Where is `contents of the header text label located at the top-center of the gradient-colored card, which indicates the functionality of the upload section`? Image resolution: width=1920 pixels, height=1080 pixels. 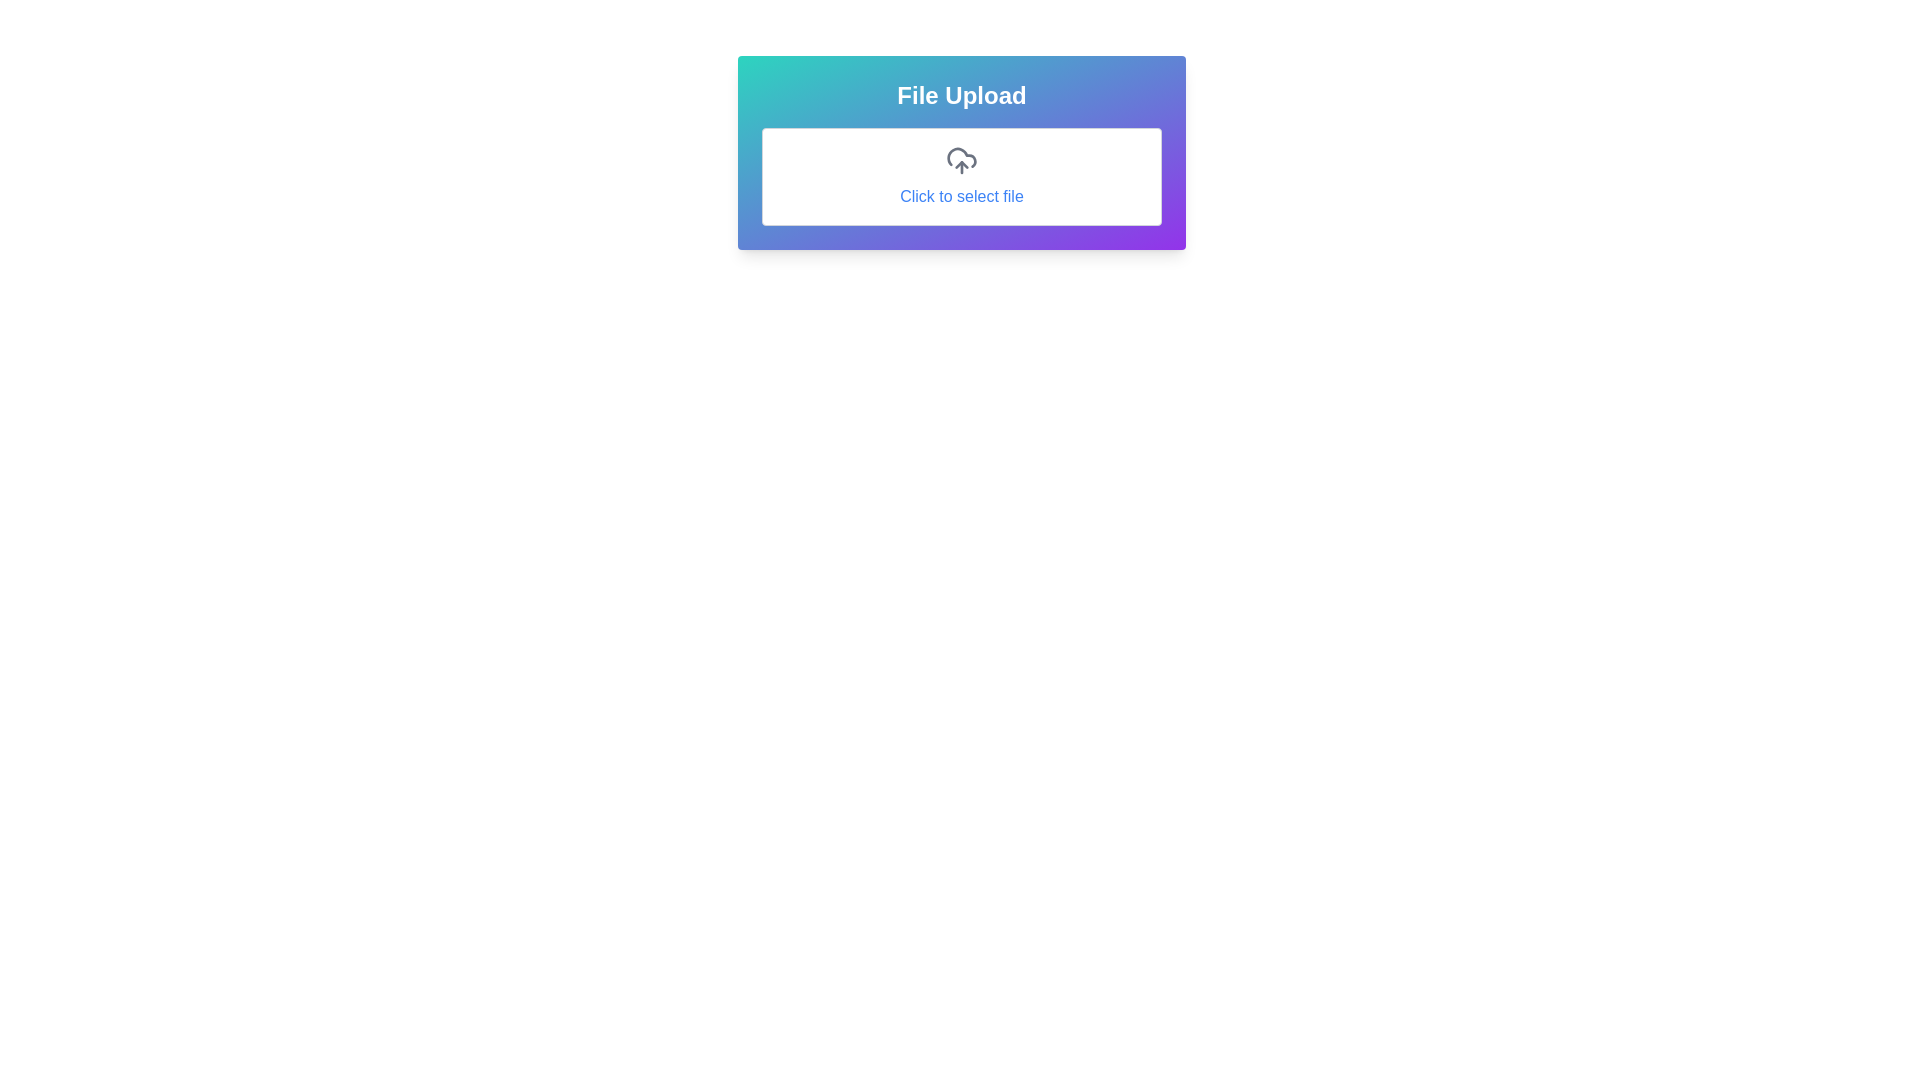
contents of the header text label located at the top-center of the gradient-colored card, which indicates the functionality of the upload section is located at coordinates (961, 96).